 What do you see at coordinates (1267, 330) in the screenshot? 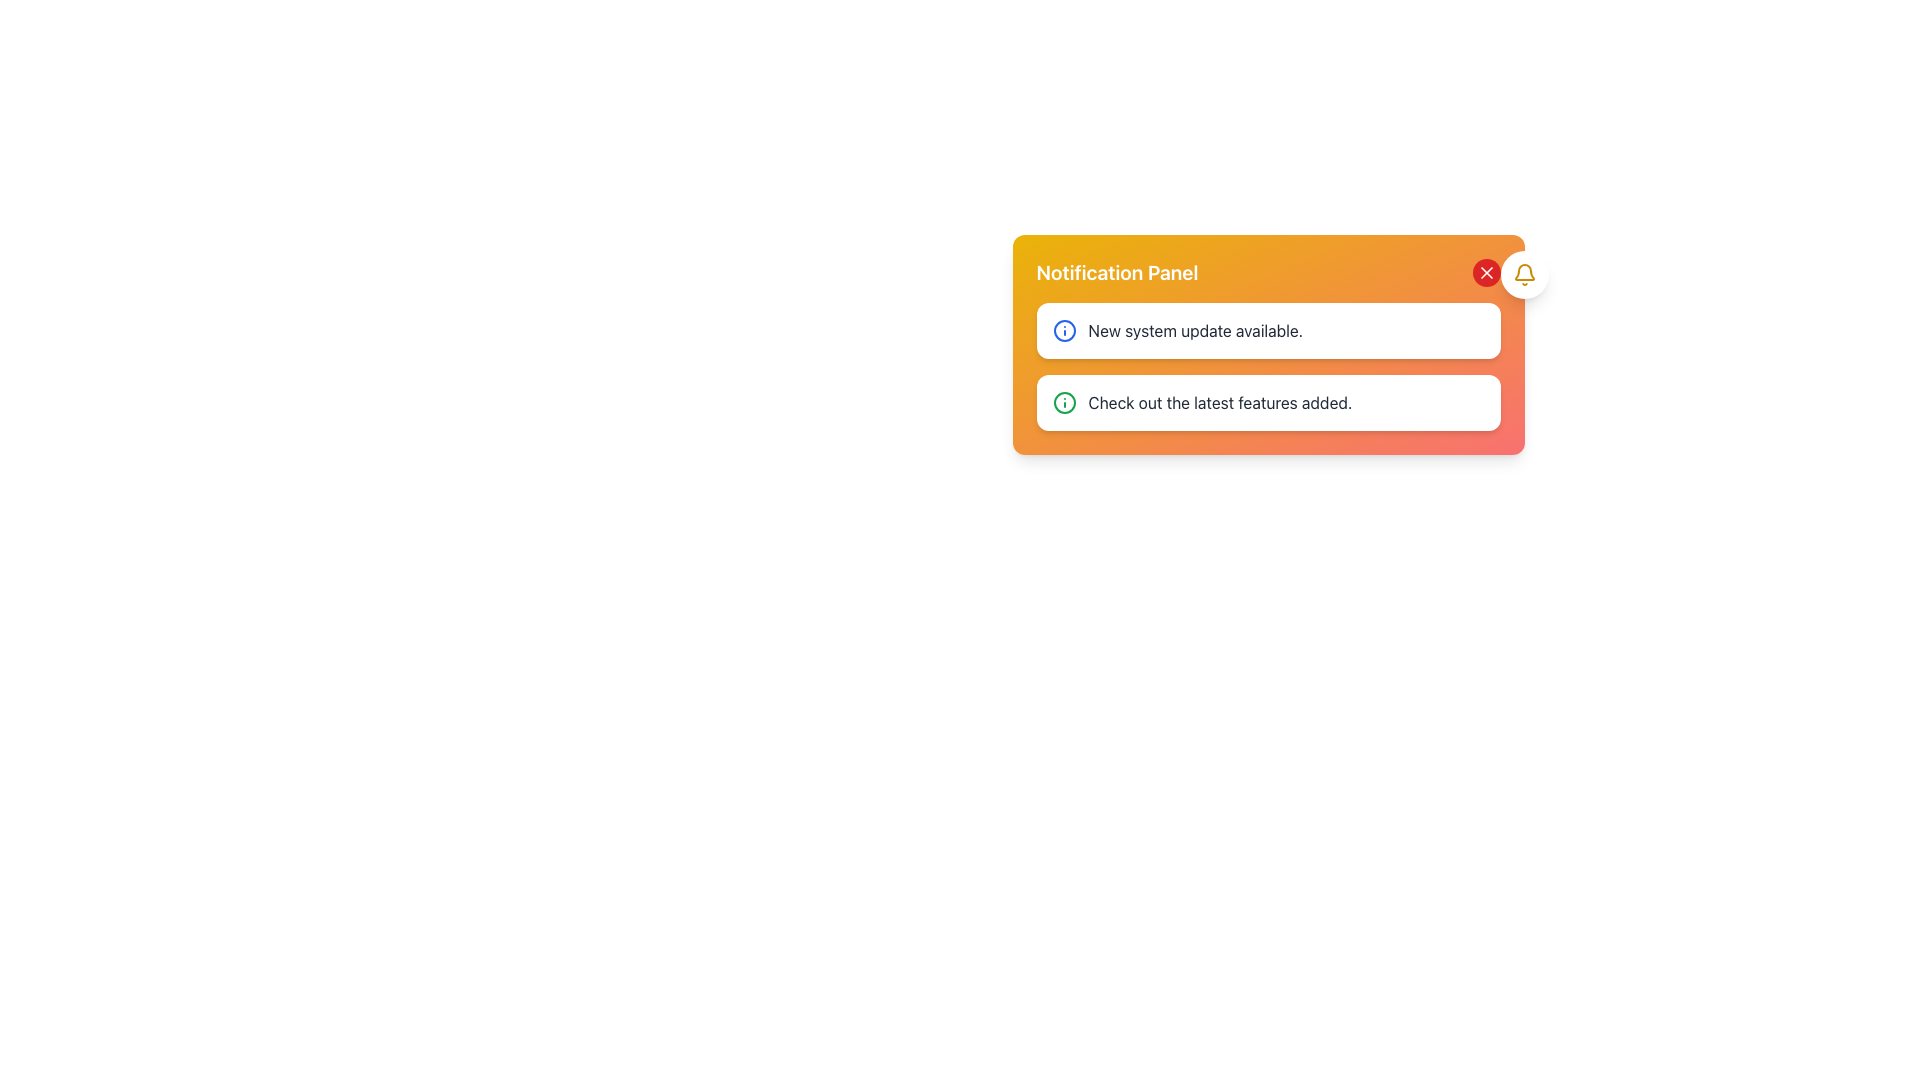
I see `notification text from the first notification item in the Notification Panel, which is identified by its orange gradient header and its position above another notification` at bounding box center [1267, 330].